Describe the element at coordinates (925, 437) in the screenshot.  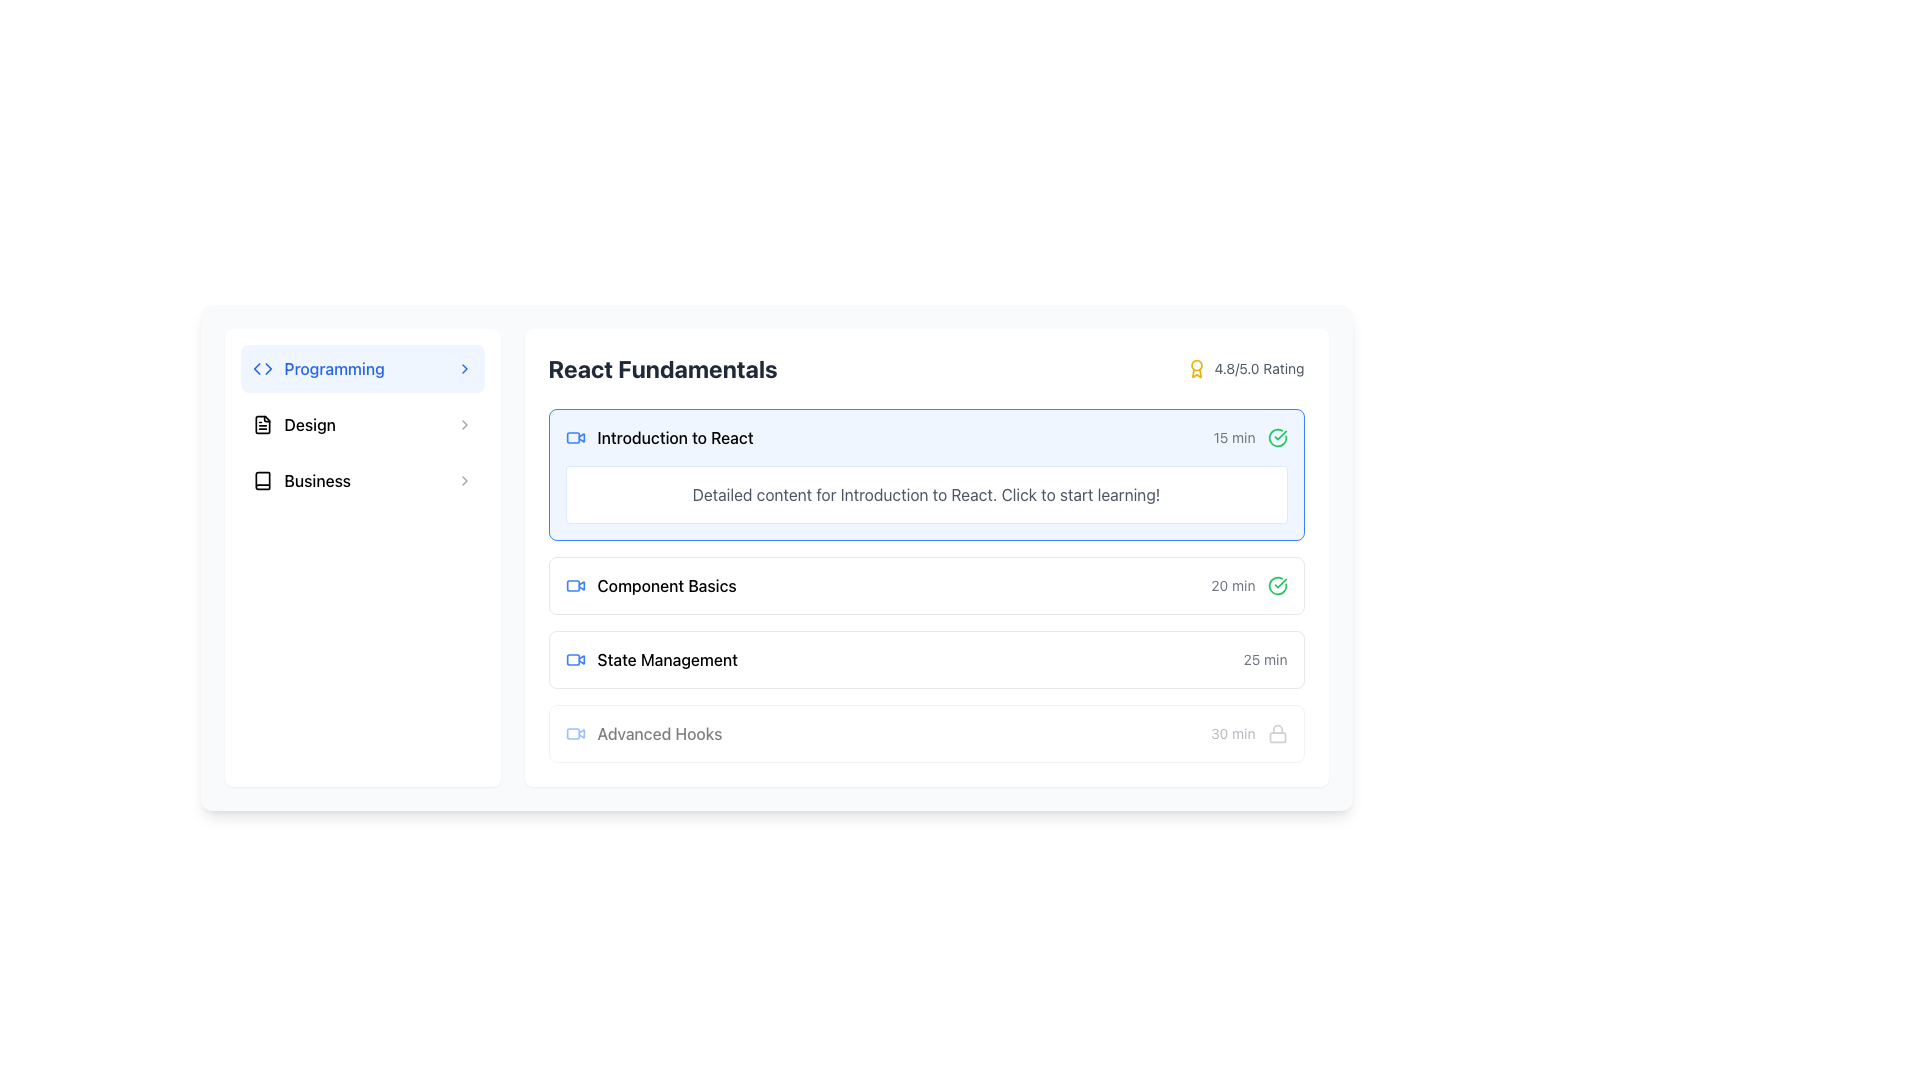
I see `the first topic item in the 'React Fundamentals' section` at that location.